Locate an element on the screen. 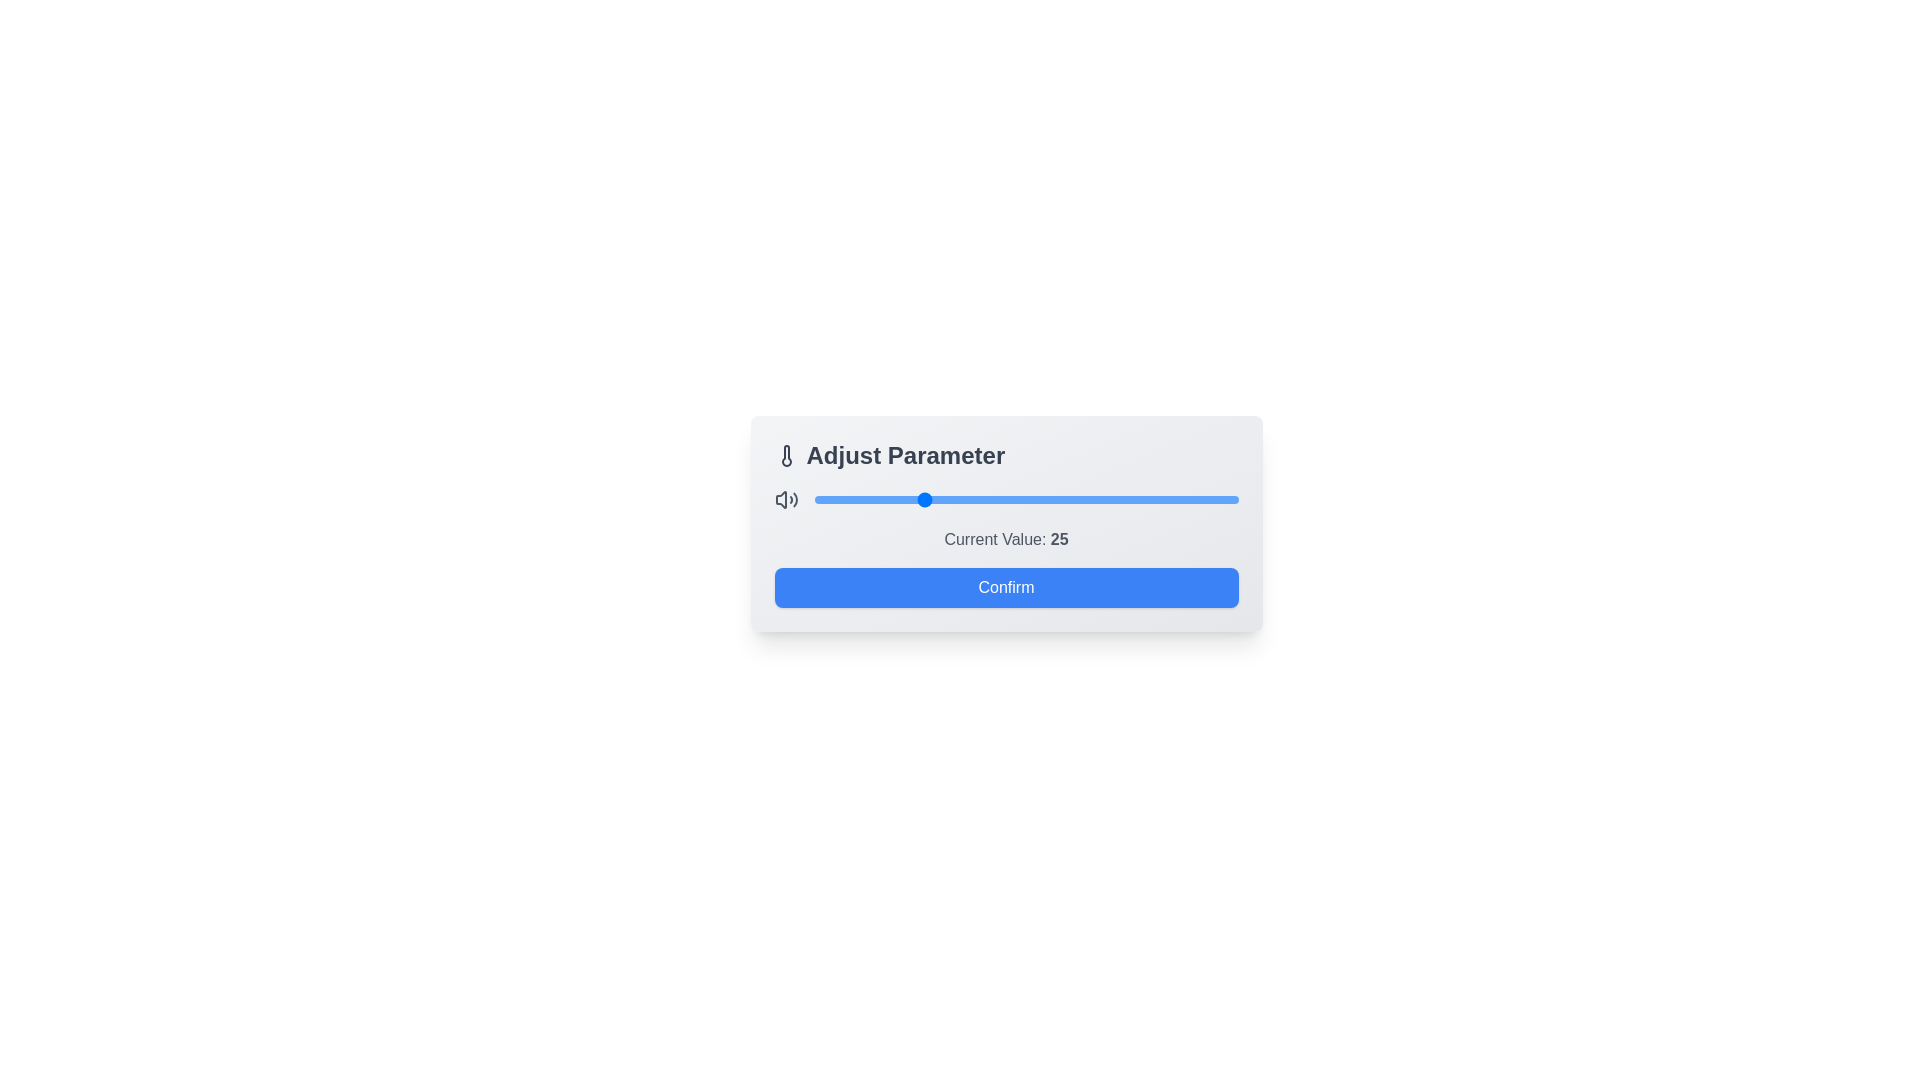 The image size is (1920, 1080). the horizontal Range Slider with a blue progress bar and a circular knob, located below the 'Adjust Parameter' title and above the 'Current Value: 25' text is located at coordinates (1006, 499).